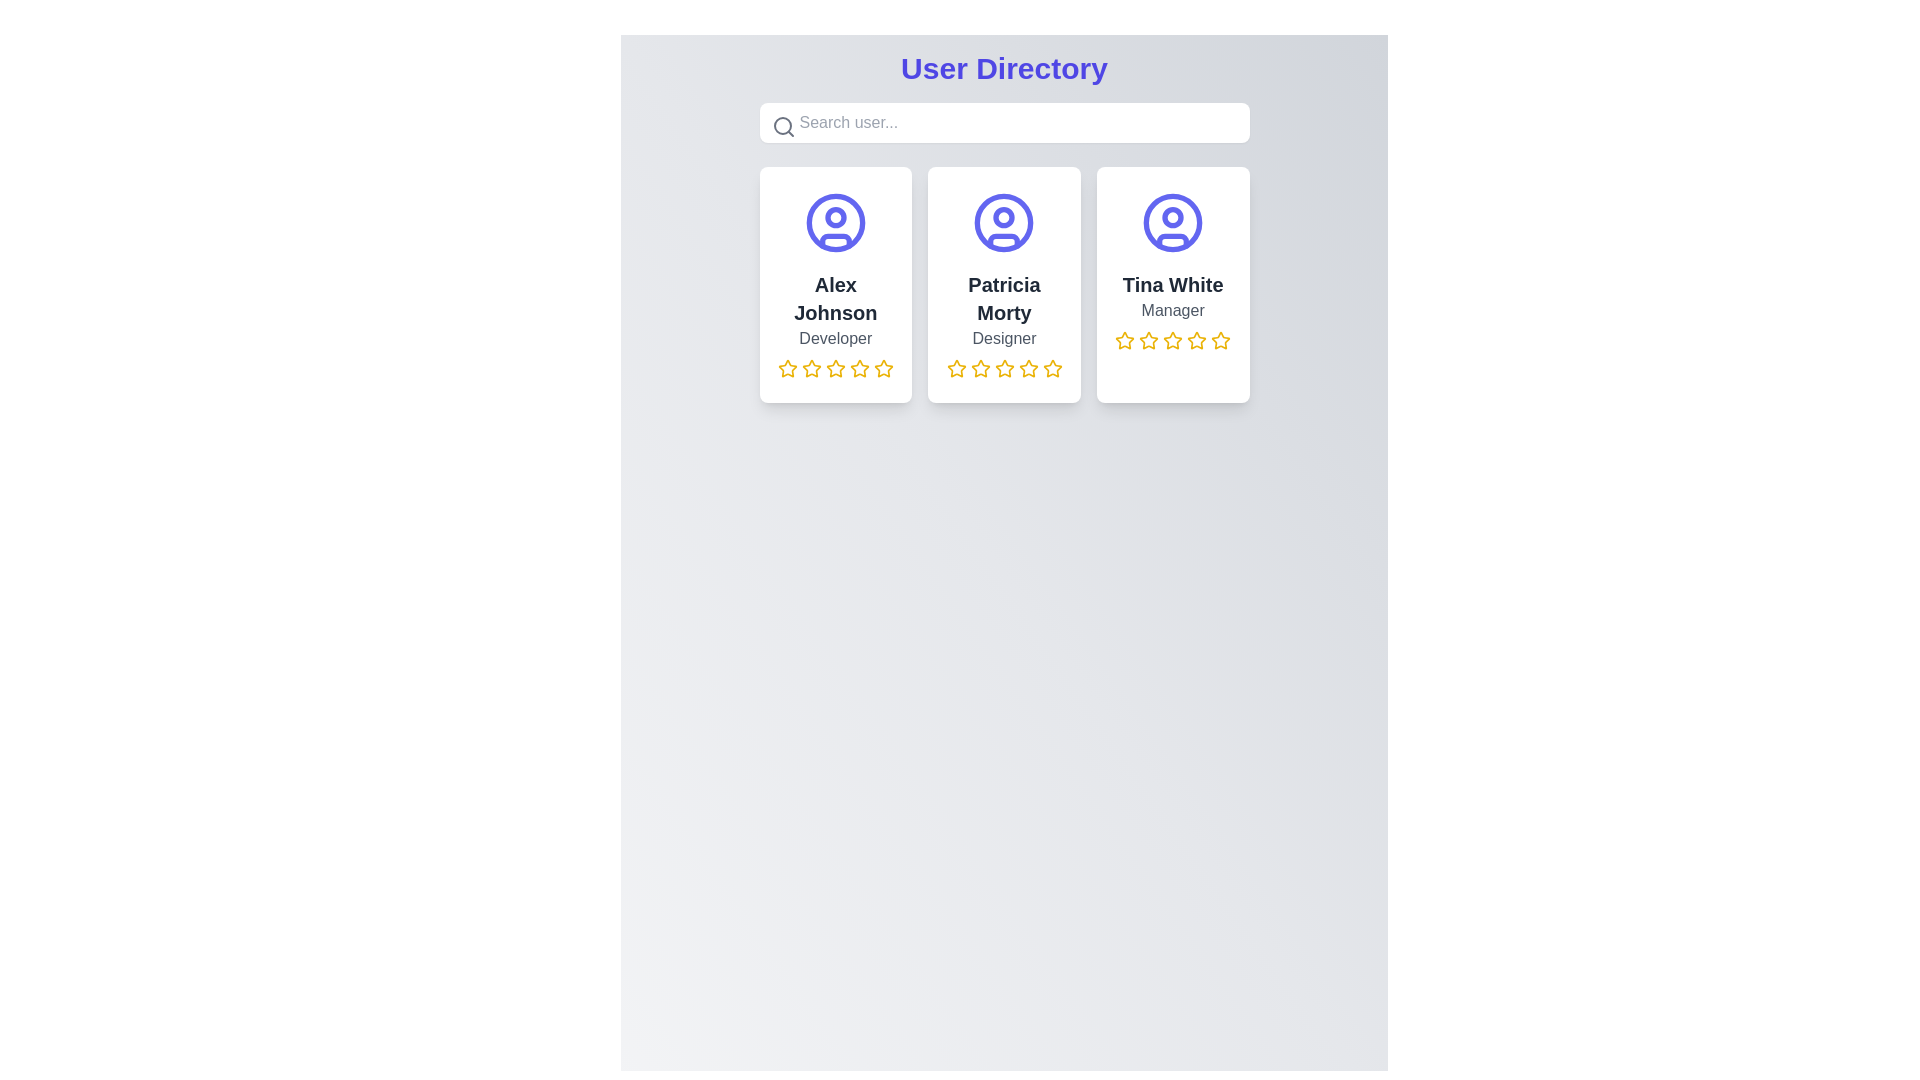  What do you see at coordinates (782, 127) in the screenshot?
I see `the magnifying glass icon located in the top-left corner of the search input field` at bounding box center [782, 127].